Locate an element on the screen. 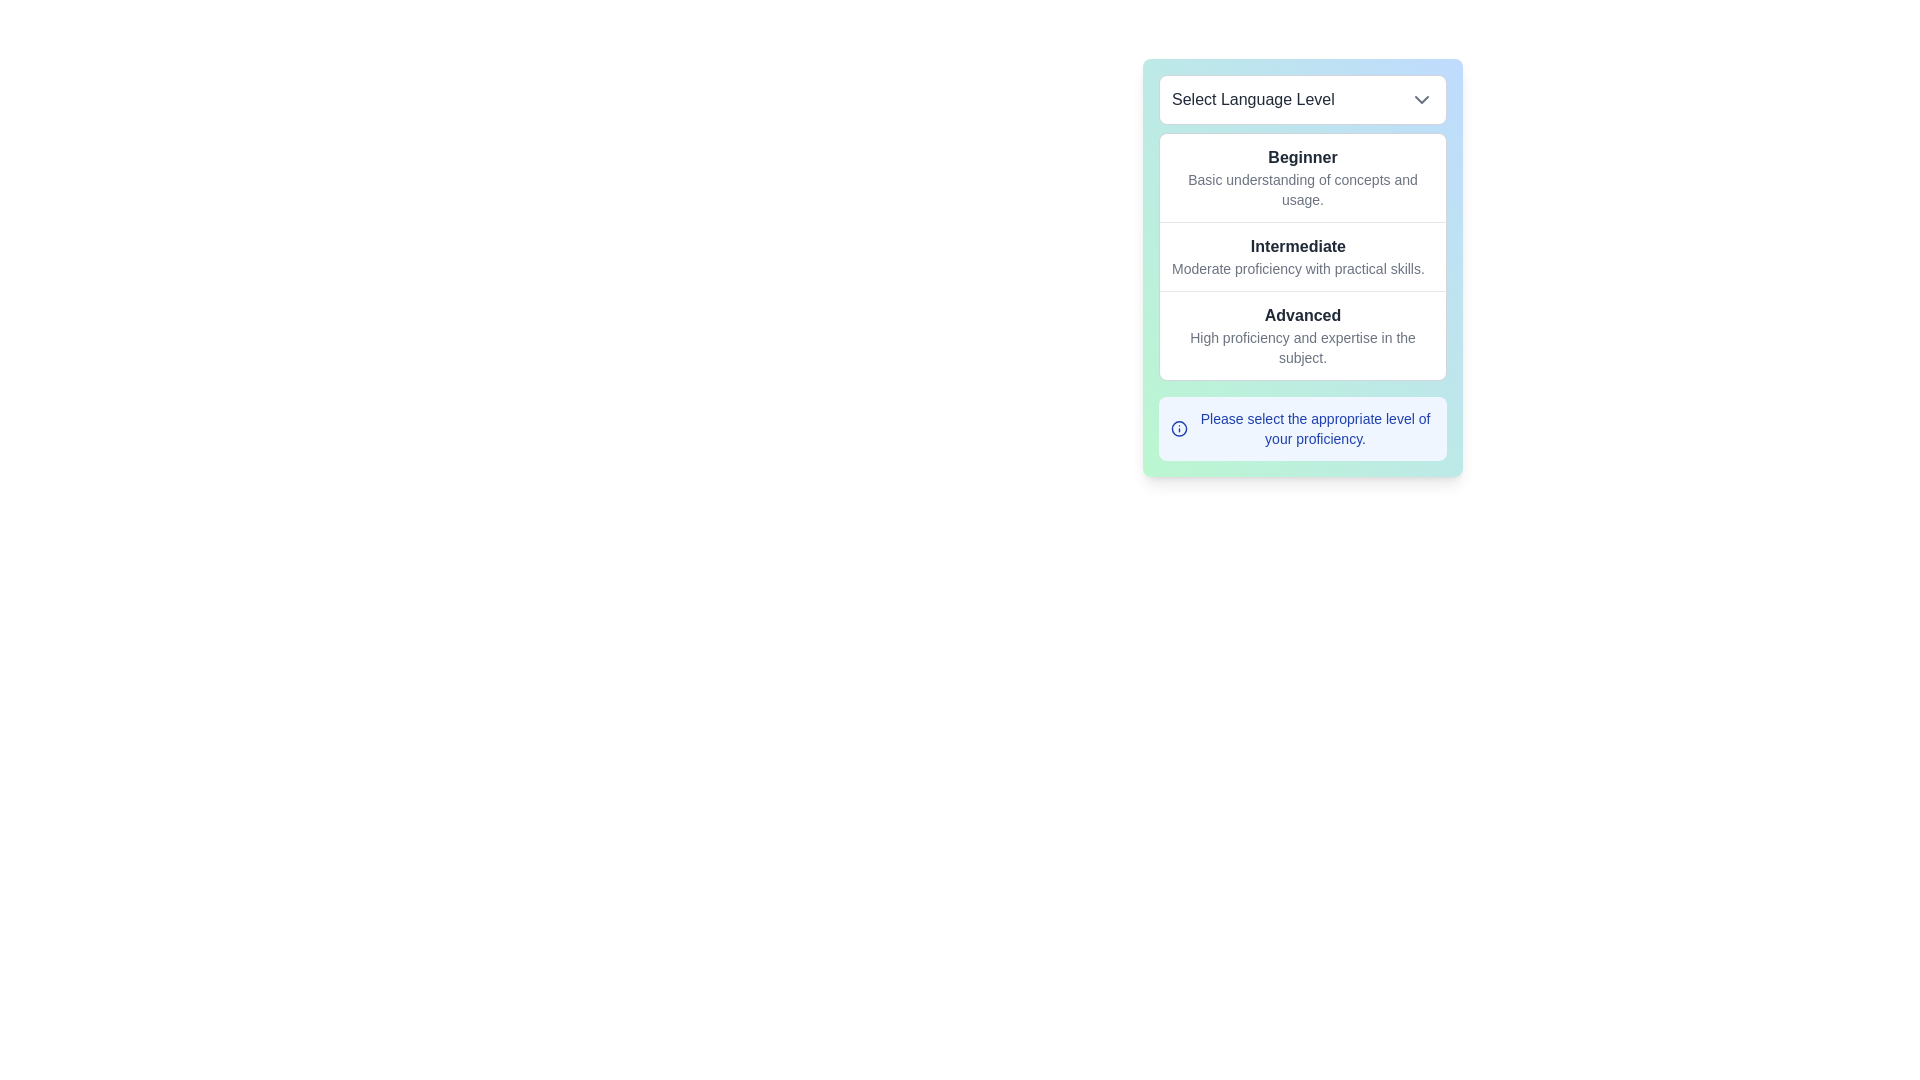 This screenshot has width=1920, height=1080. informational message box located at the bottom of the layout, underneath the proficiency level options (Beginner, Intermediate, Advanced) is located at coordinates (1302, 427).